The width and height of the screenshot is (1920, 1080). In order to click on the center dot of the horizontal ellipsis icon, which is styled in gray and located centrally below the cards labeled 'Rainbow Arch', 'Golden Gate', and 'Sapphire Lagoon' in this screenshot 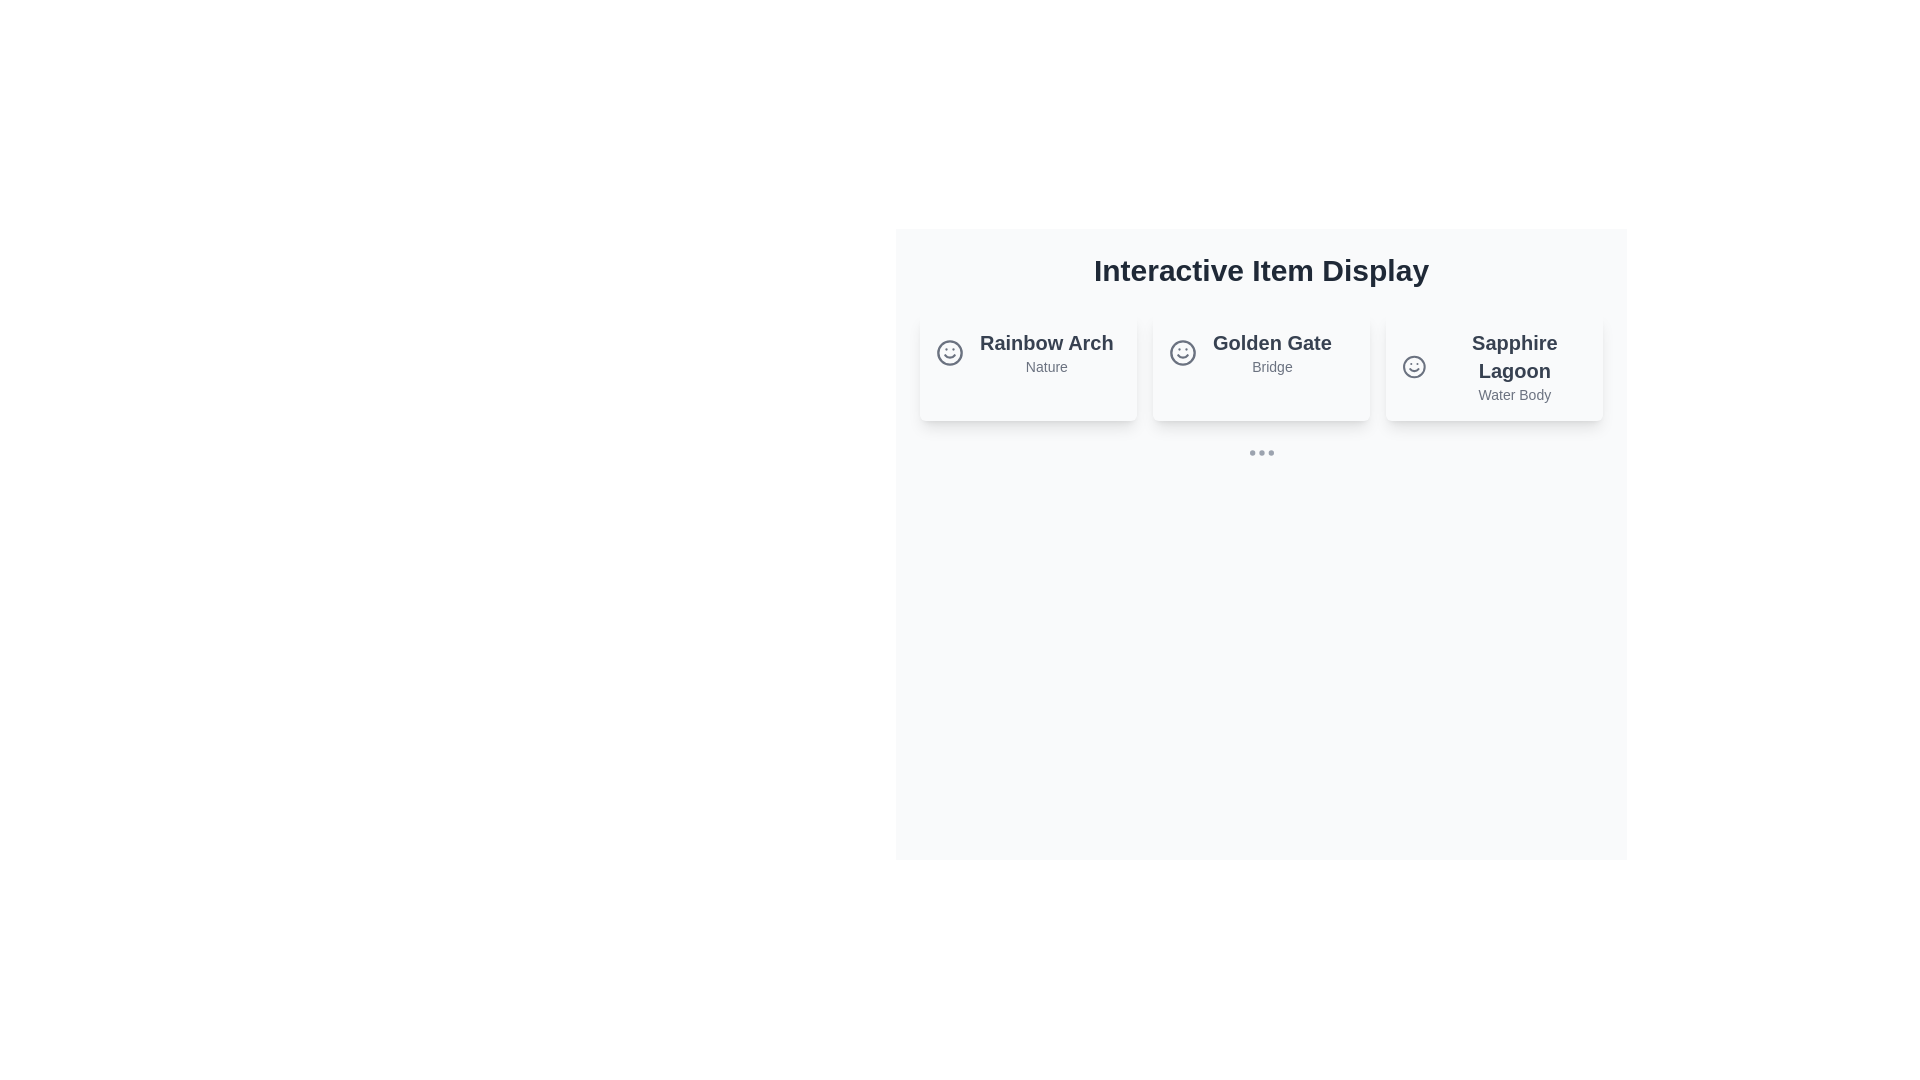, I will do `click(1260, 452)`.